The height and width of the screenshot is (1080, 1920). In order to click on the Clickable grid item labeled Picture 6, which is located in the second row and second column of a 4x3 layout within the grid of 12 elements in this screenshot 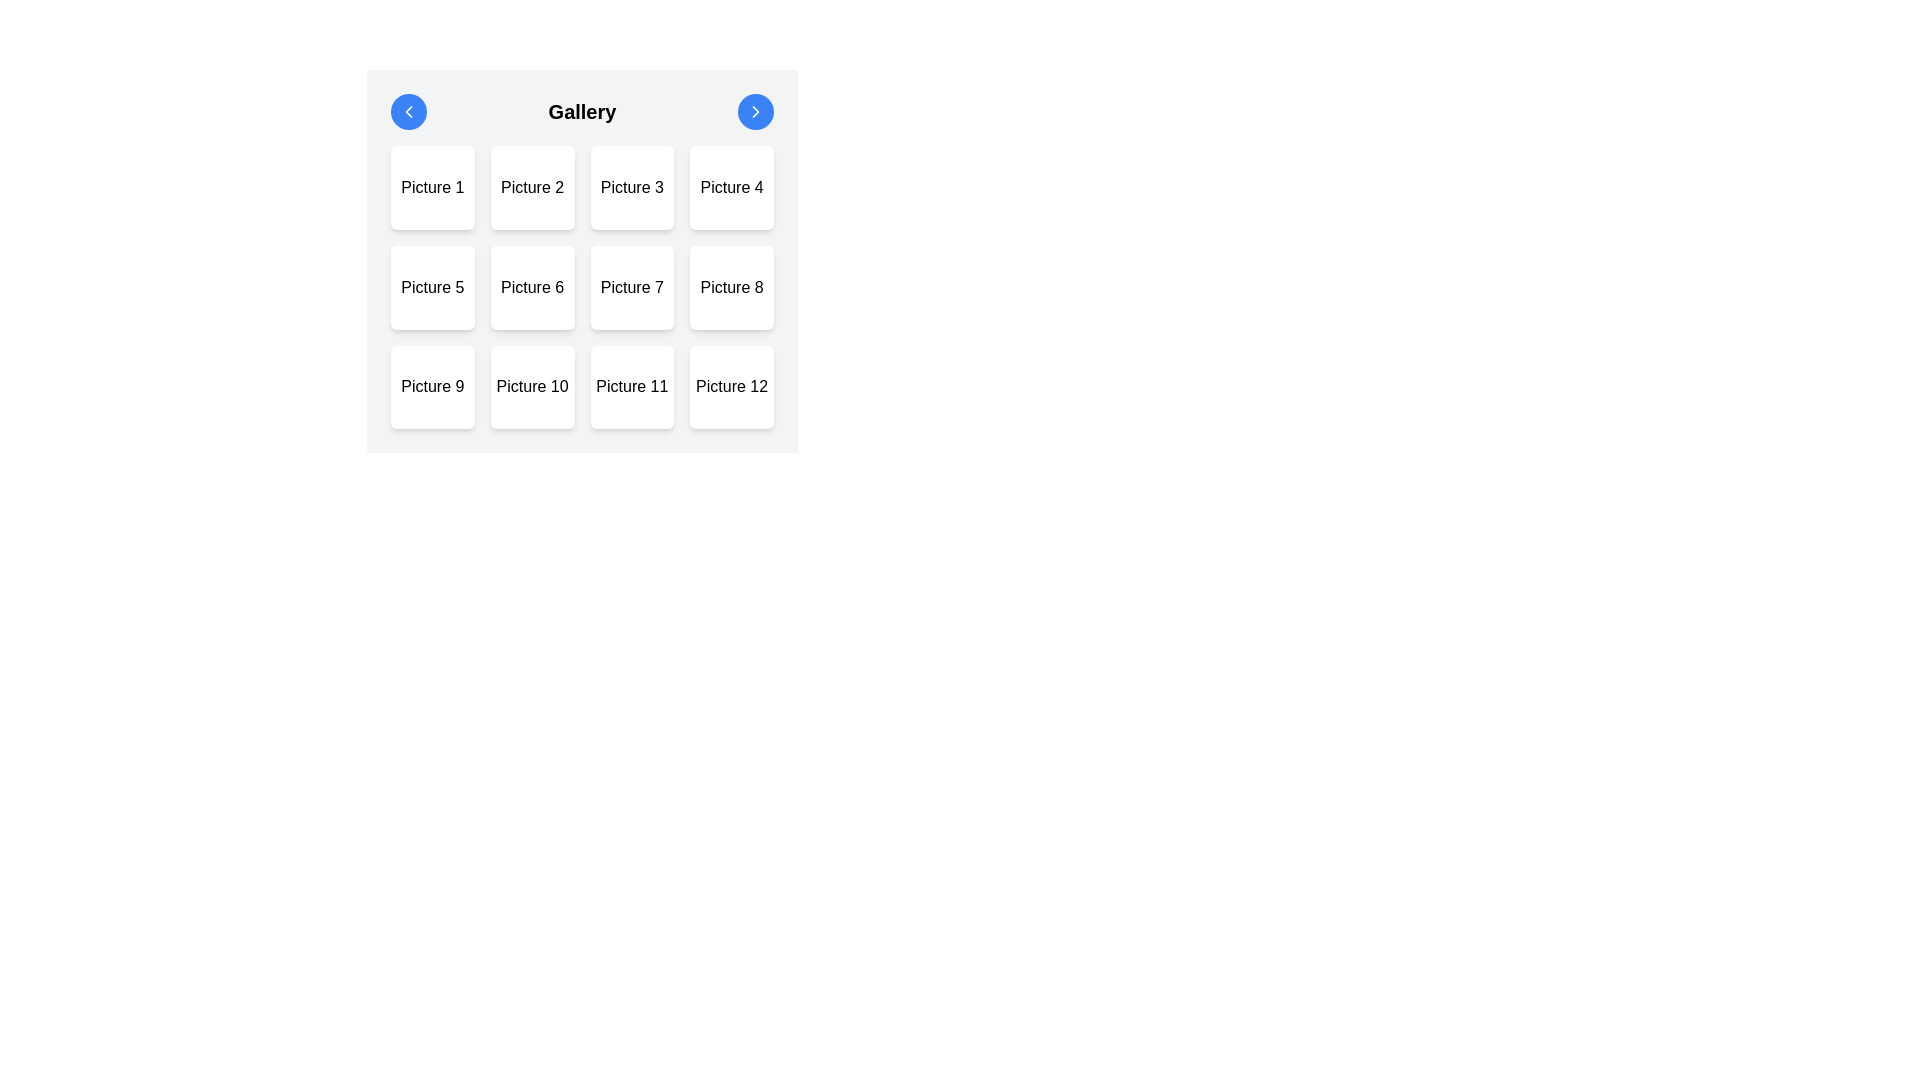, I will do `click(581, 287)`.